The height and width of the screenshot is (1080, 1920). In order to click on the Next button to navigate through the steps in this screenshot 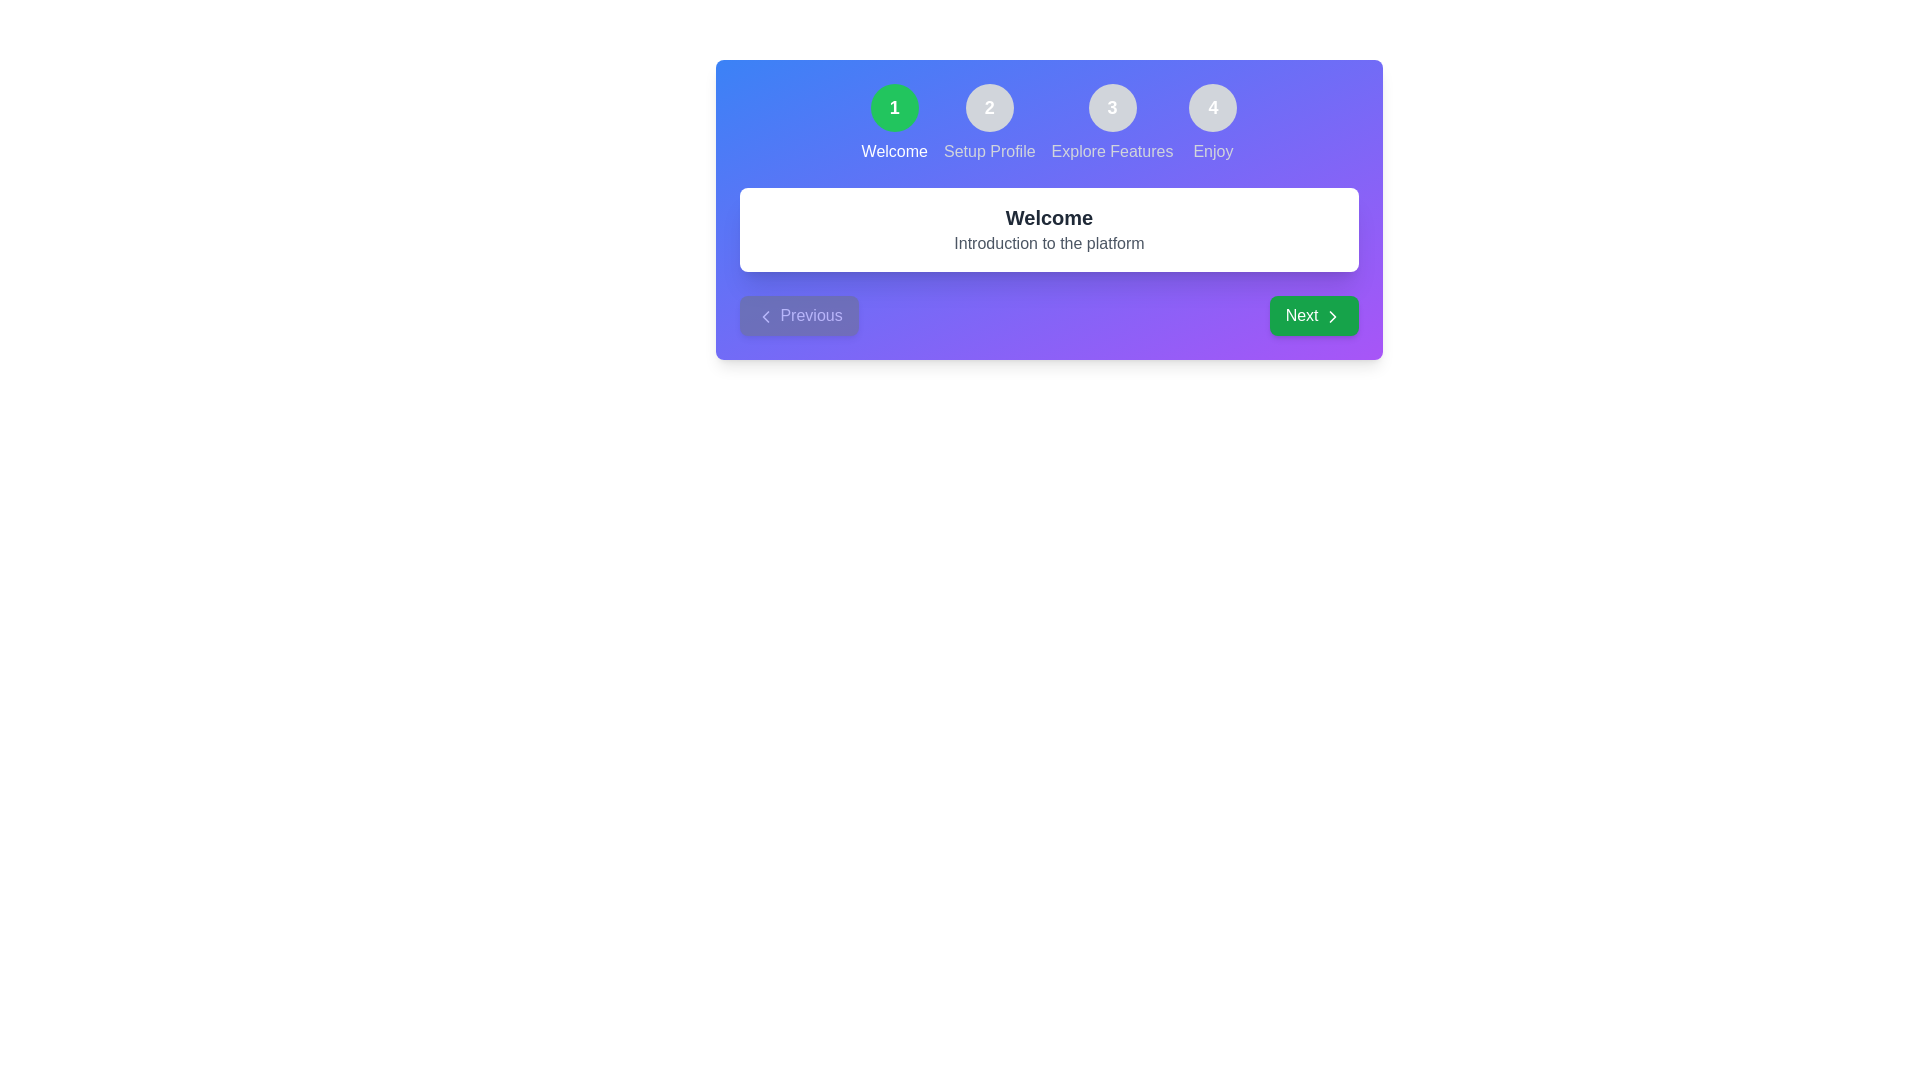, I will do `click(1314, 315)`.